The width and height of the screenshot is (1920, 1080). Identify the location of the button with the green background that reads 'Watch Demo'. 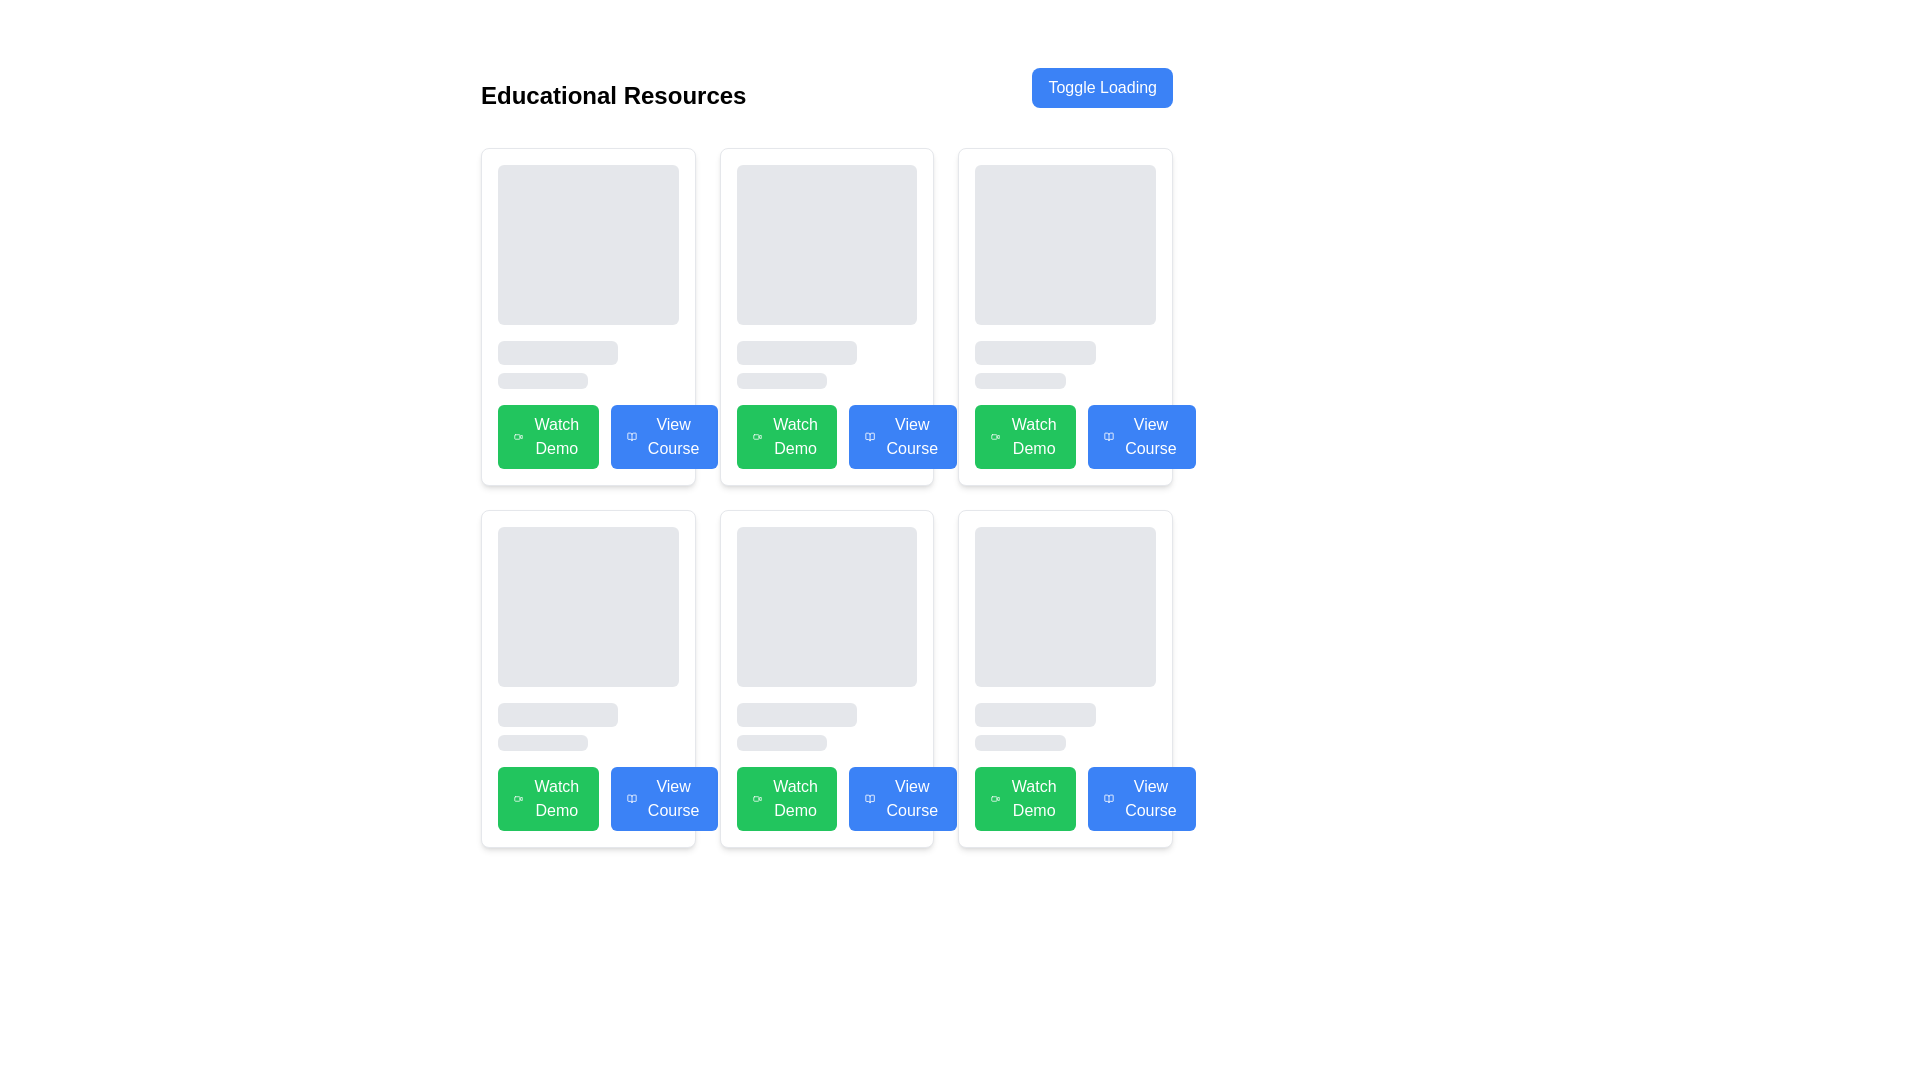
(548, 435).